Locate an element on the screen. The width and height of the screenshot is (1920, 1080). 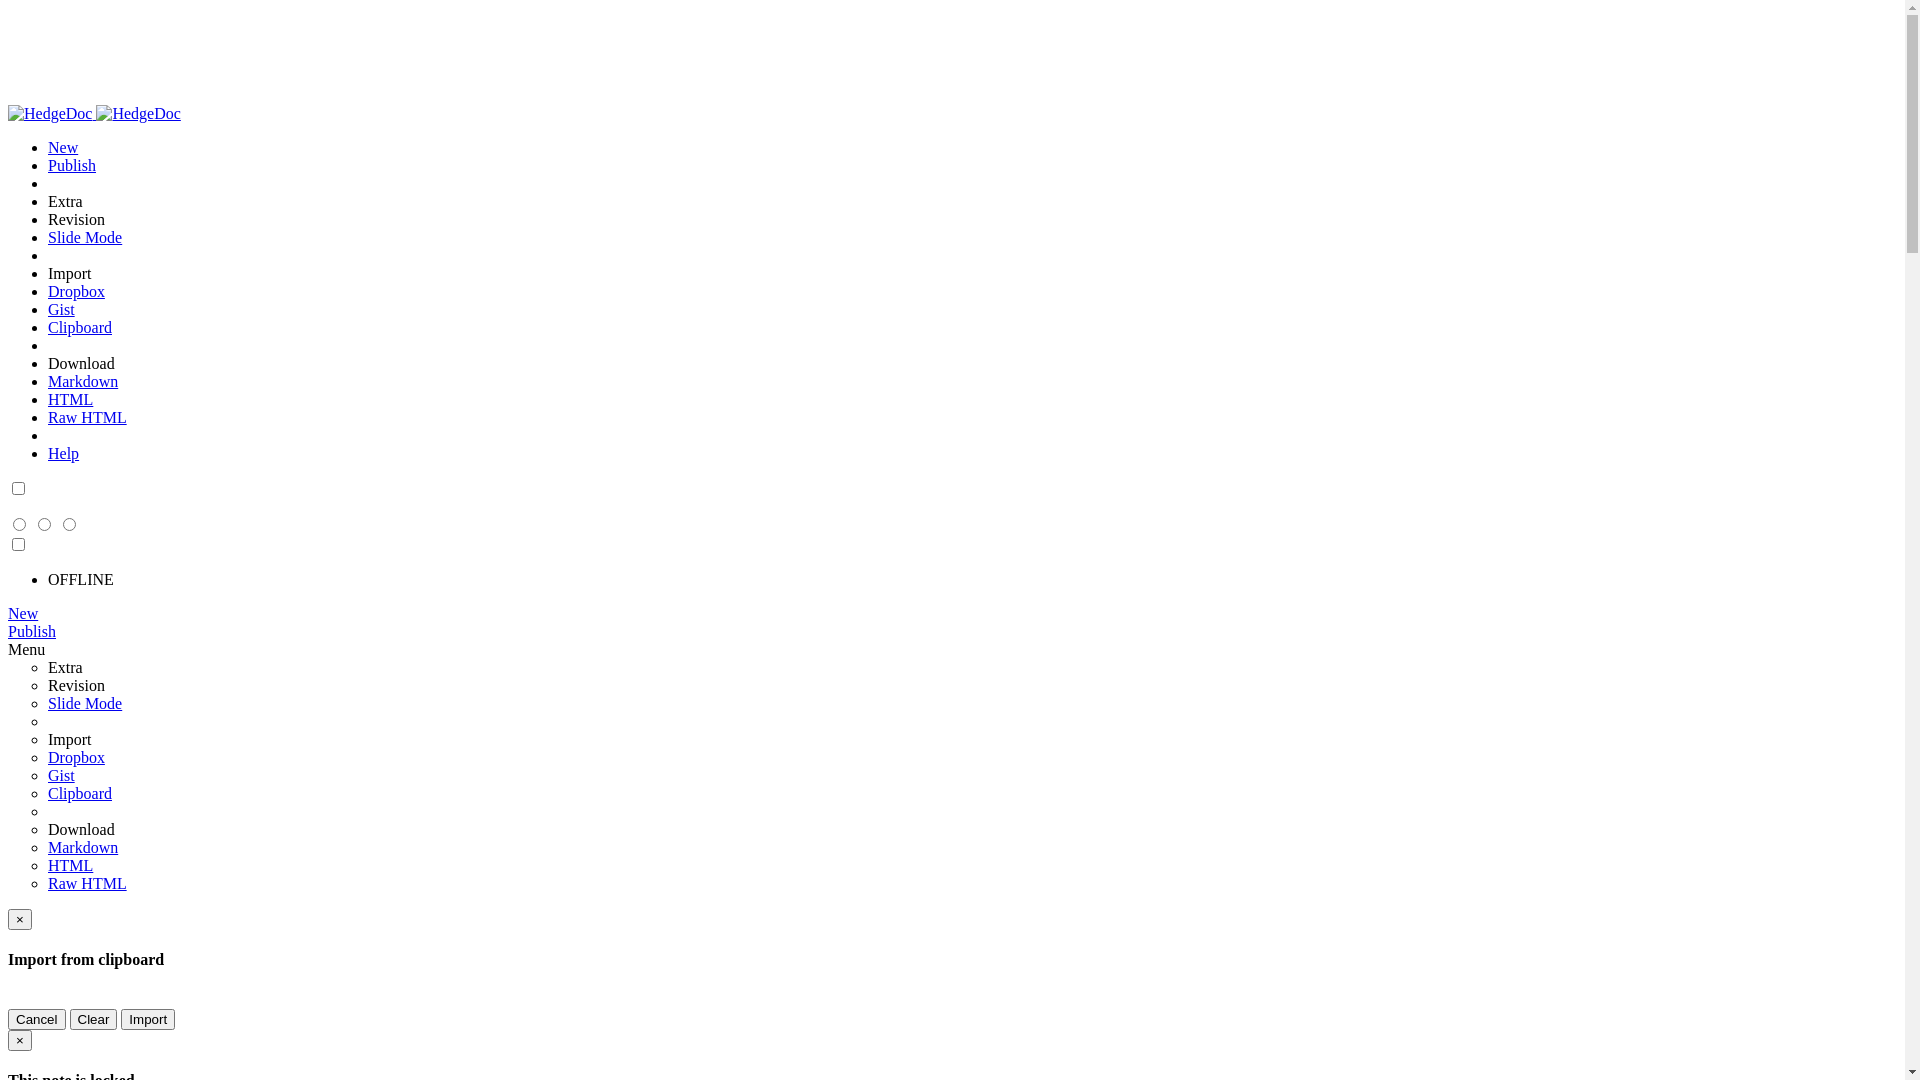
'HTML' is located at coordinates (70, 864).